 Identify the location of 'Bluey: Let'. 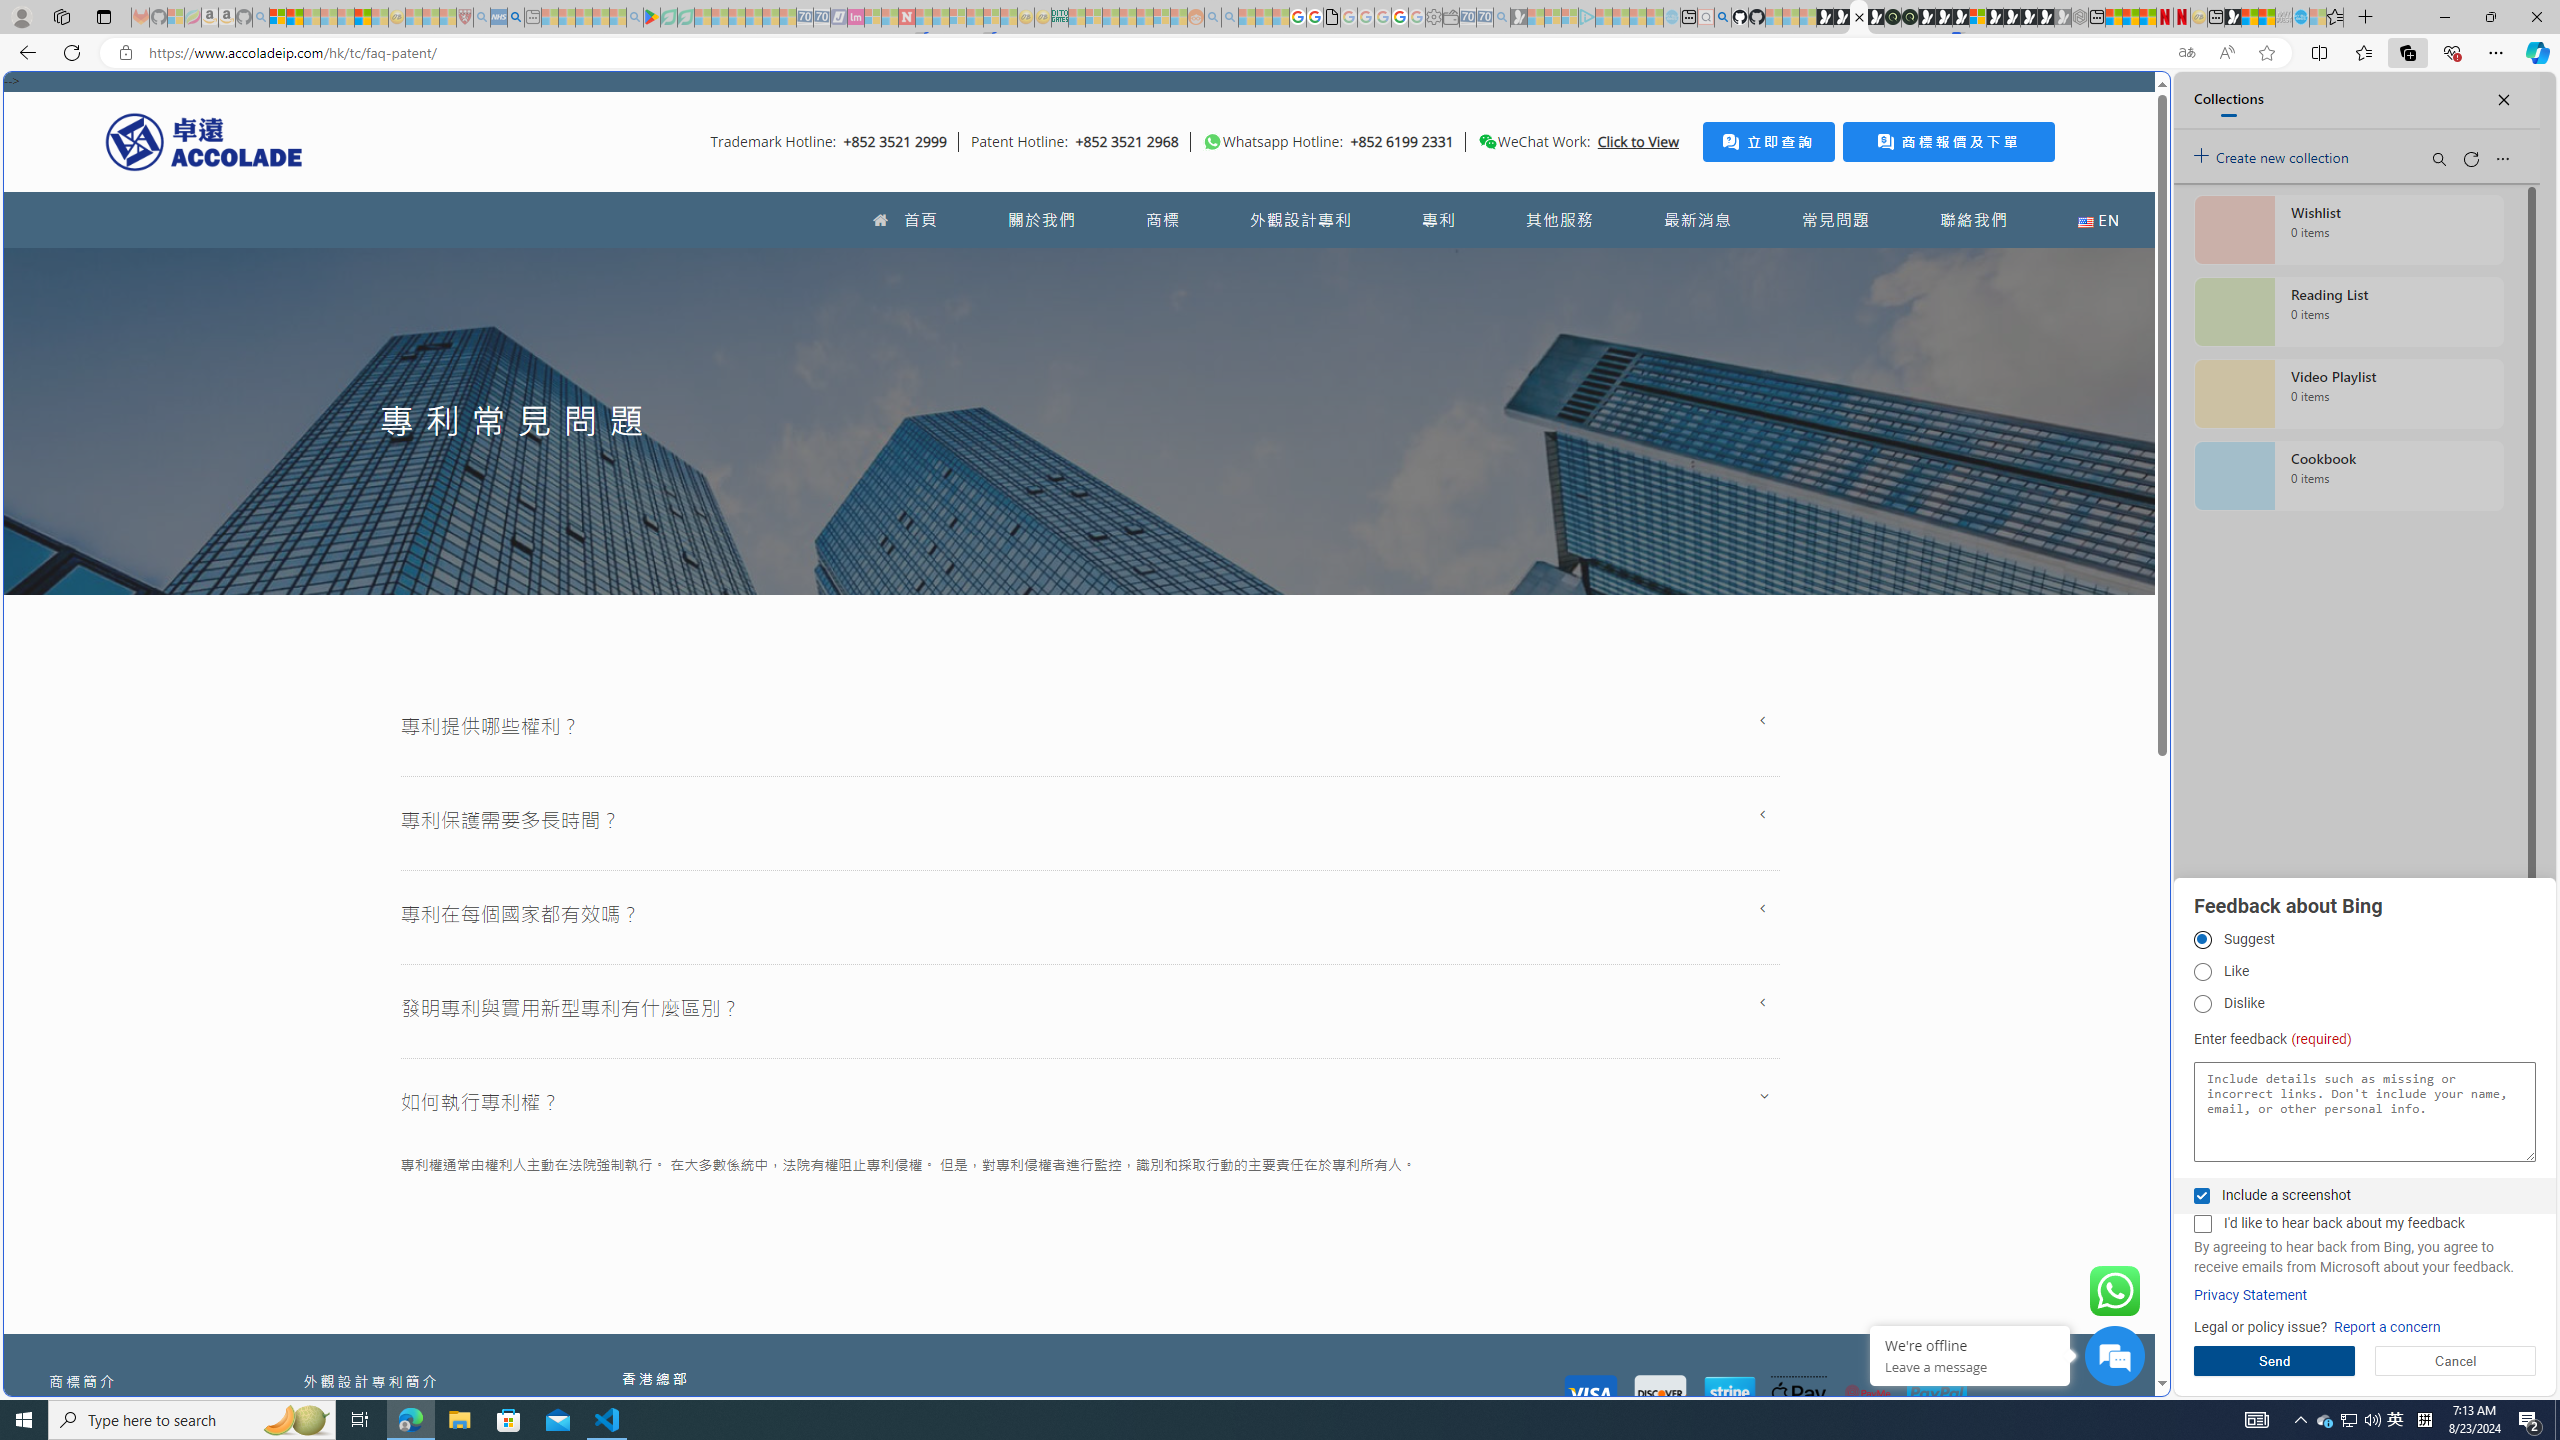
(651, 16).